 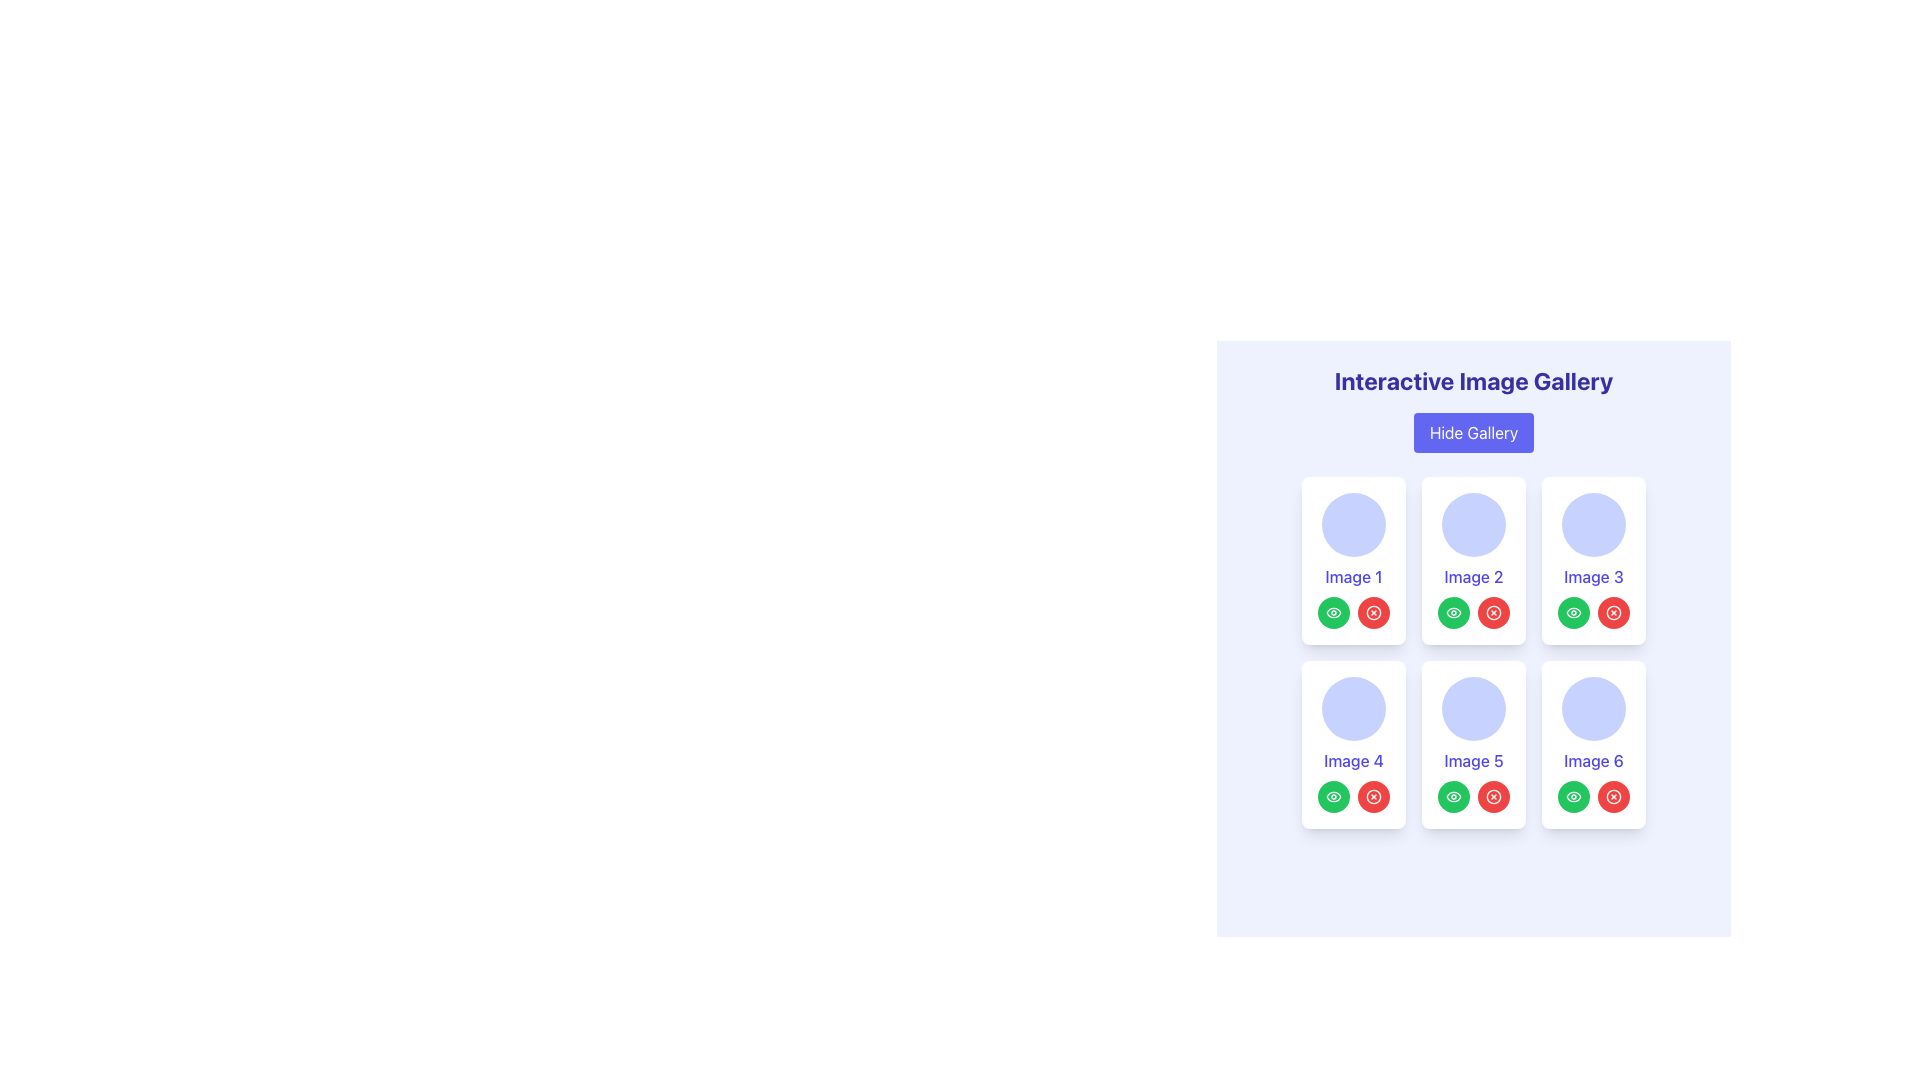 I want to click on the text label 'Image 2' which is styled in medium-size indigo font, located below a circular icon in the second card of the first row of a grid, so click(x=1473, y=577).